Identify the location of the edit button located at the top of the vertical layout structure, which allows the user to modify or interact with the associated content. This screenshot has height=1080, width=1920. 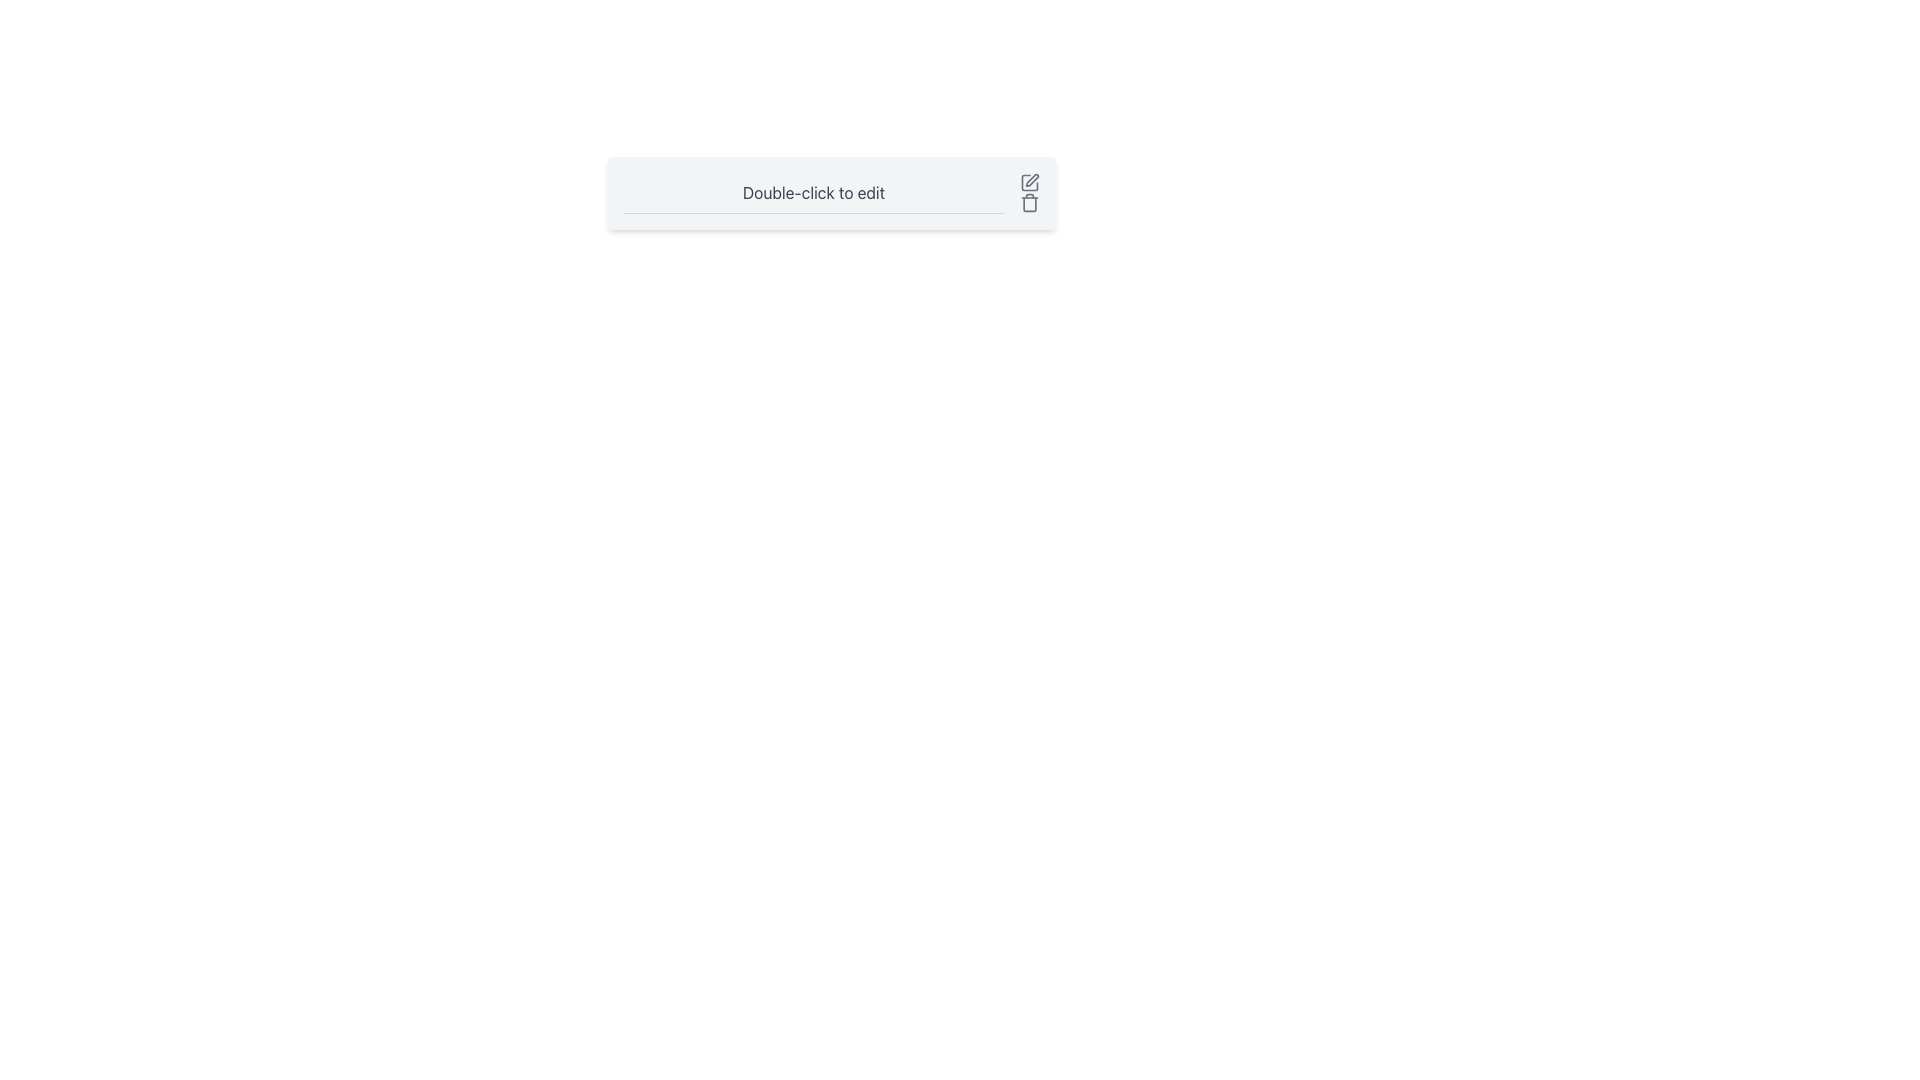
(1030, 182).